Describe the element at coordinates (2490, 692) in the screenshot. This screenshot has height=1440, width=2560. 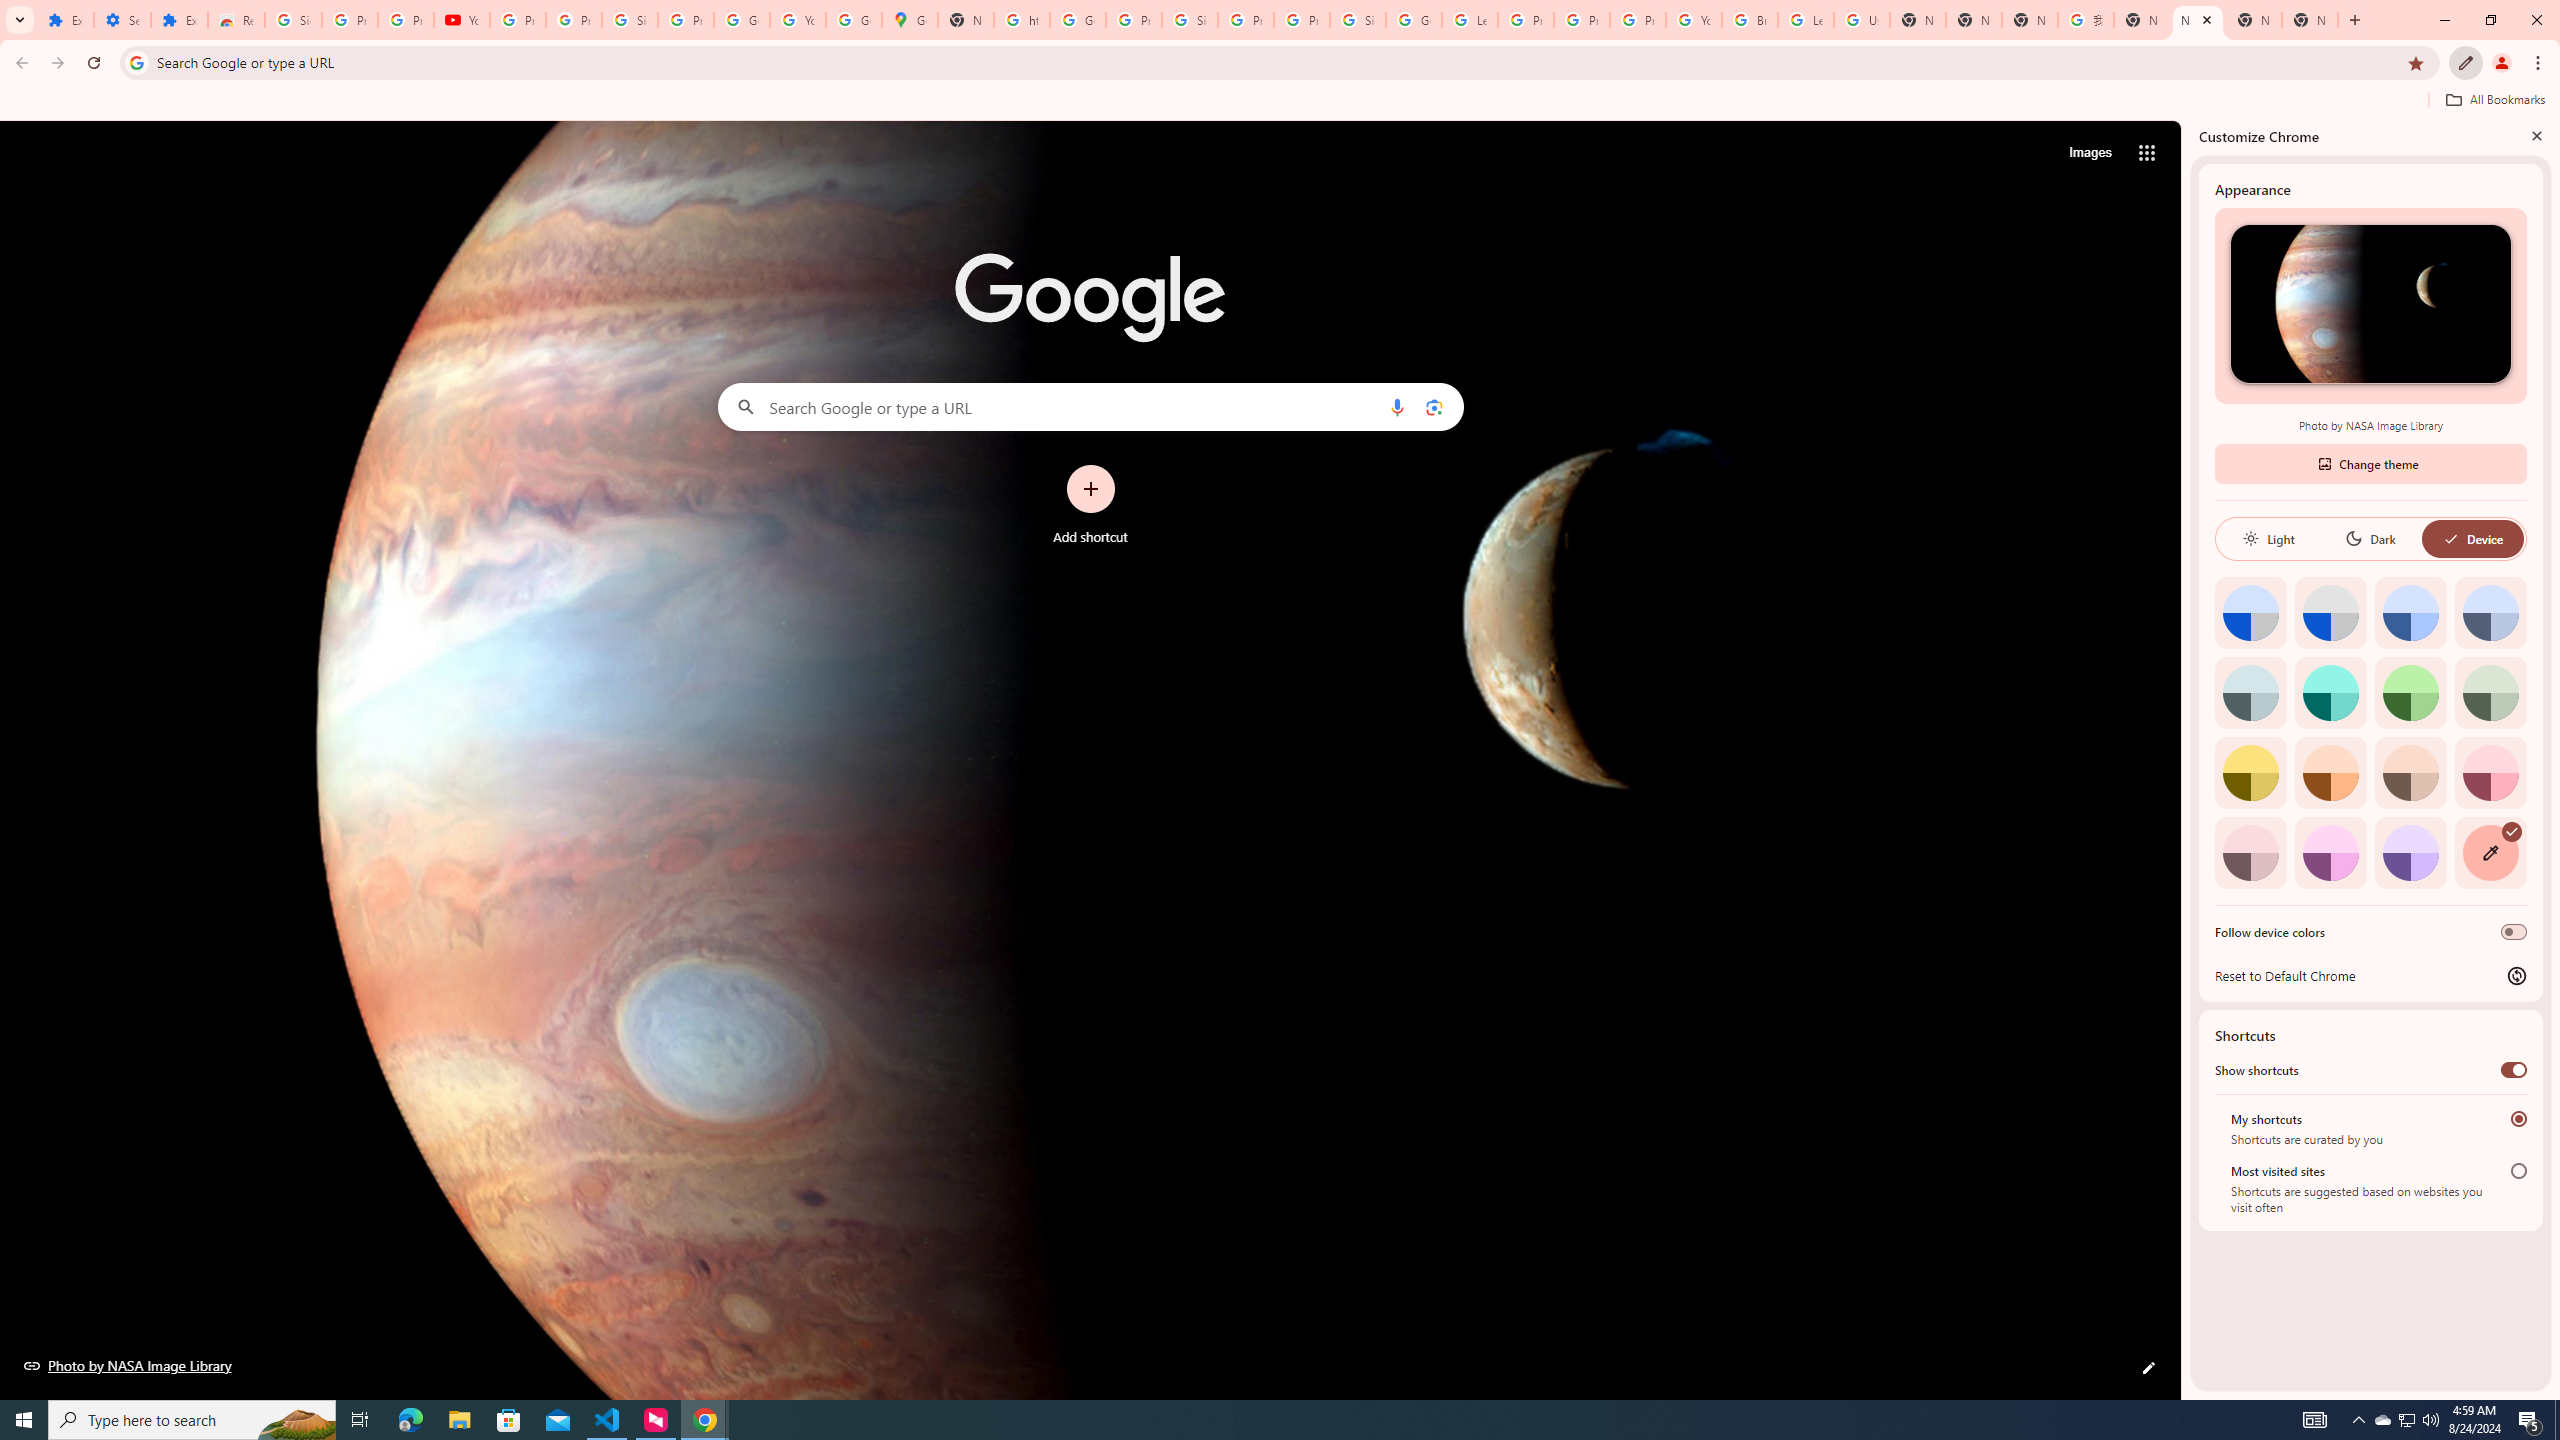
I see `'Viridian'` at that location.